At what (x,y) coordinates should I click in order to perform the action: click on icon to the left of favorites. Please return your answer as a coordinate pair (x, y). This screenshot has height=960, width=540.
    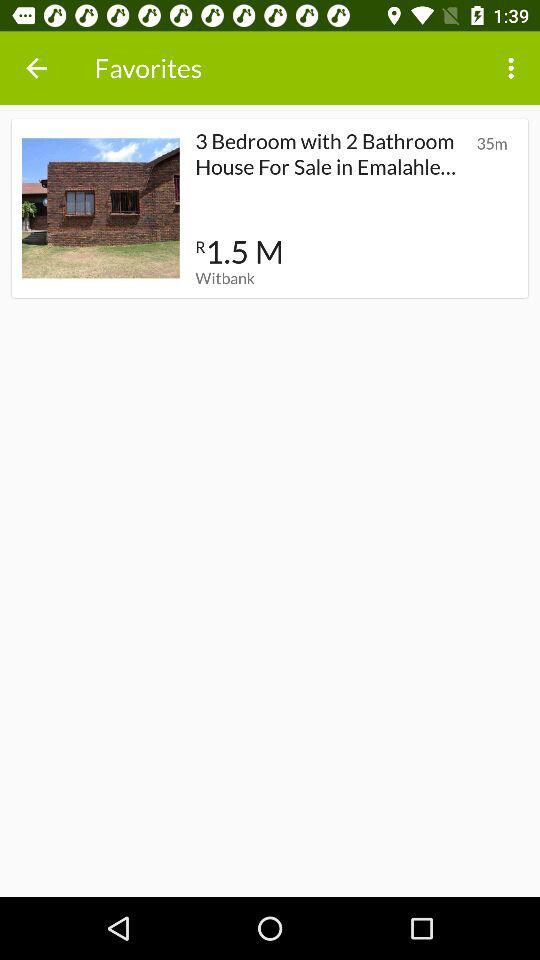
    Looking at the image, I should click on (36, 68).